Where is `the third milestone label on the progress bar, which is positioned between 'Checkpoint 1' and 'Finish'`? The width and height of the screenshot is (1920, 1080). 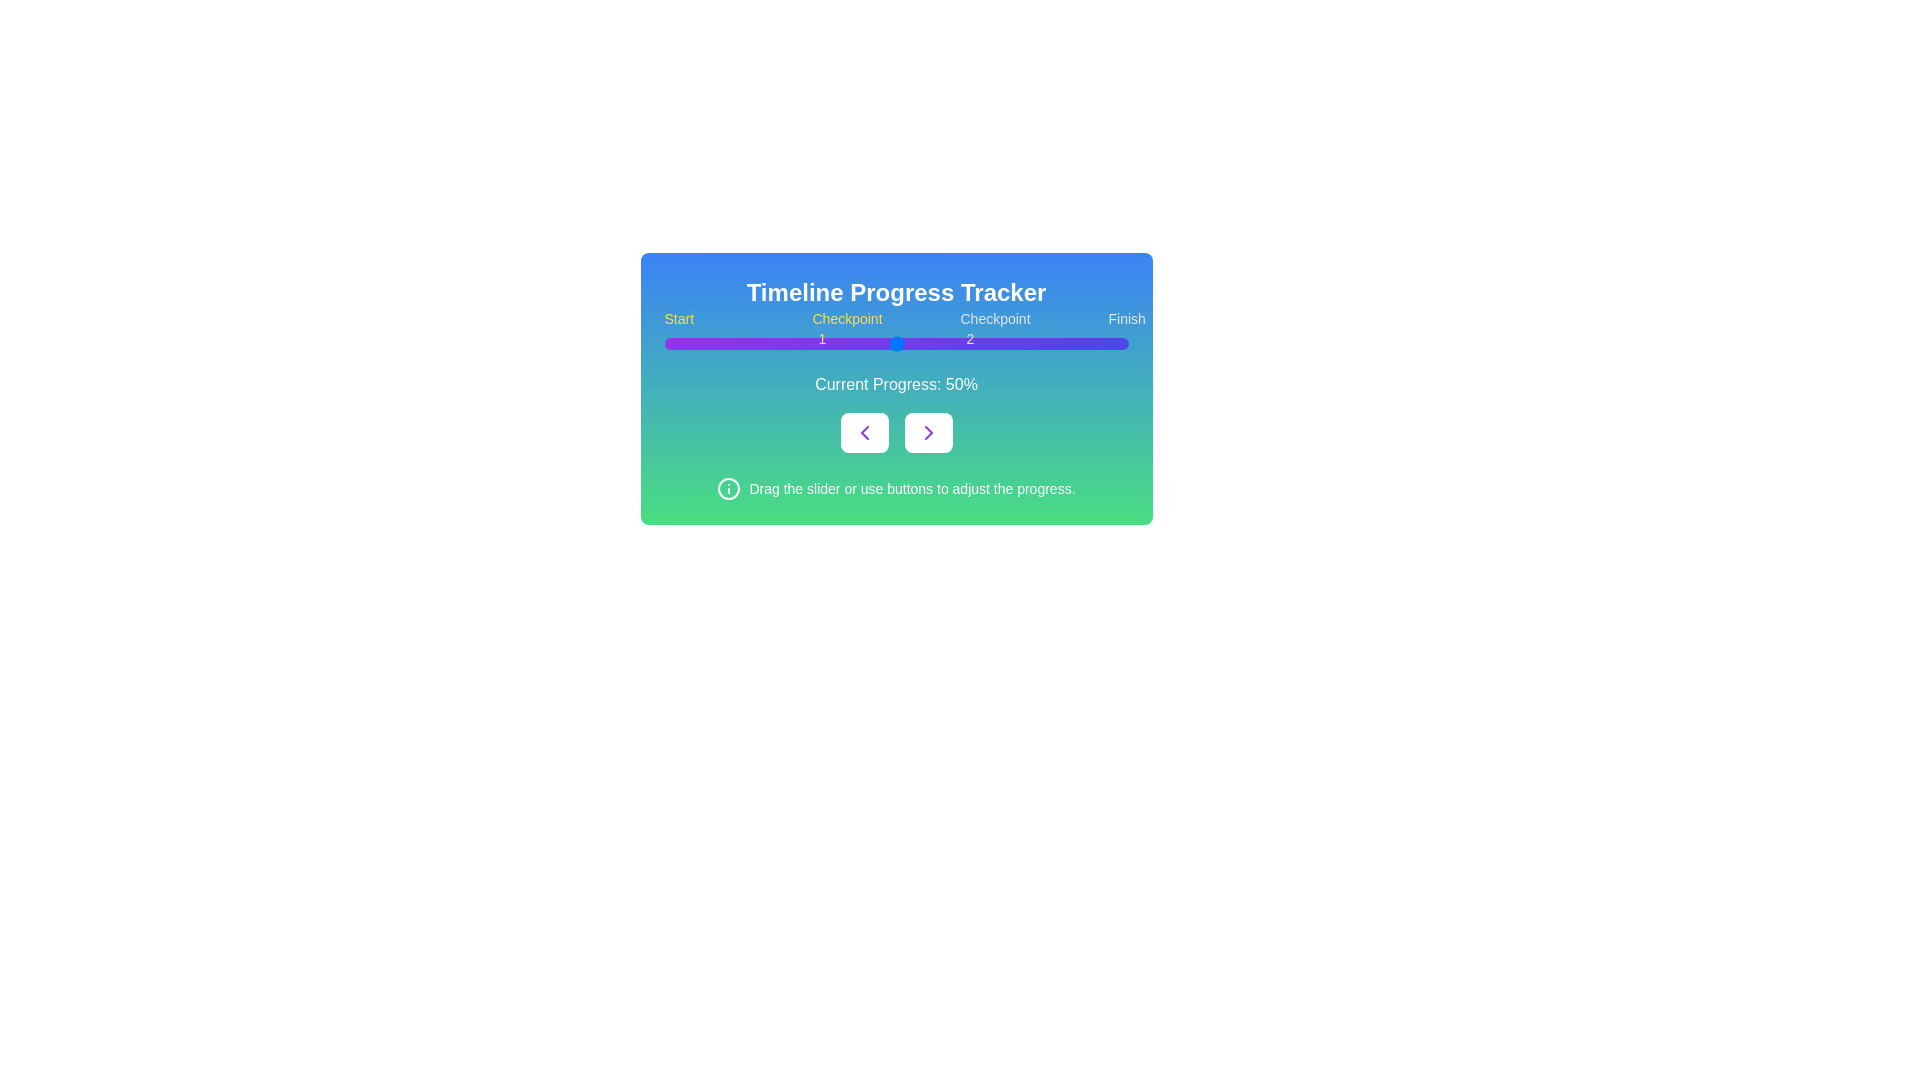 the third milestone label on the progress bar, which is positioned between 'Checkpoint 1' and 'Finish' is located at coordinates (970, 327).